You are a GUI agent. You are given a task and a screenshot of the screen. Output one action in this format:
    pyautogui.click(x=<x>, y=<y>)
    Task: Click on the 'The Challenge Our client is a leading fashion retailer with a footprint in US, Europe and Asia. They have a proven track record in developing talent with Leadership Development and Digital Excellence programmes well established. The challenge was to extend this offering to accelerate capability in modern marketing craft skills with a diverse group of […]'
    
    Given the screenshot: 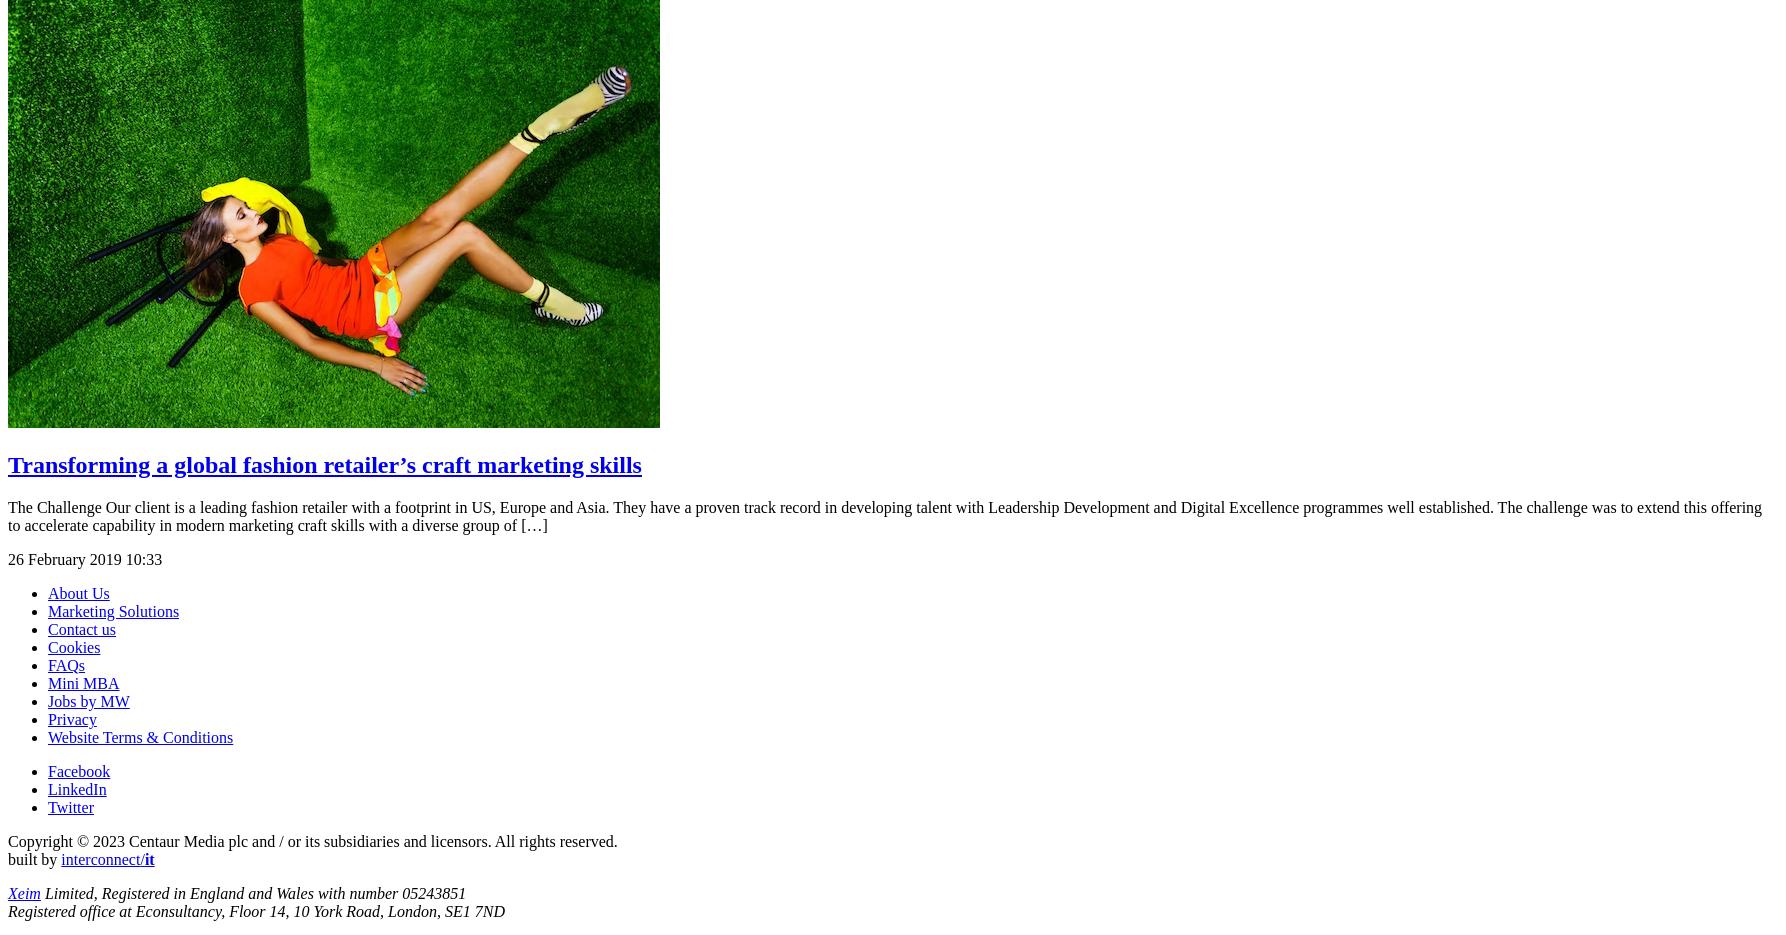 What is the action you would take?
    pyautogui.click(x=883, y=514)
    